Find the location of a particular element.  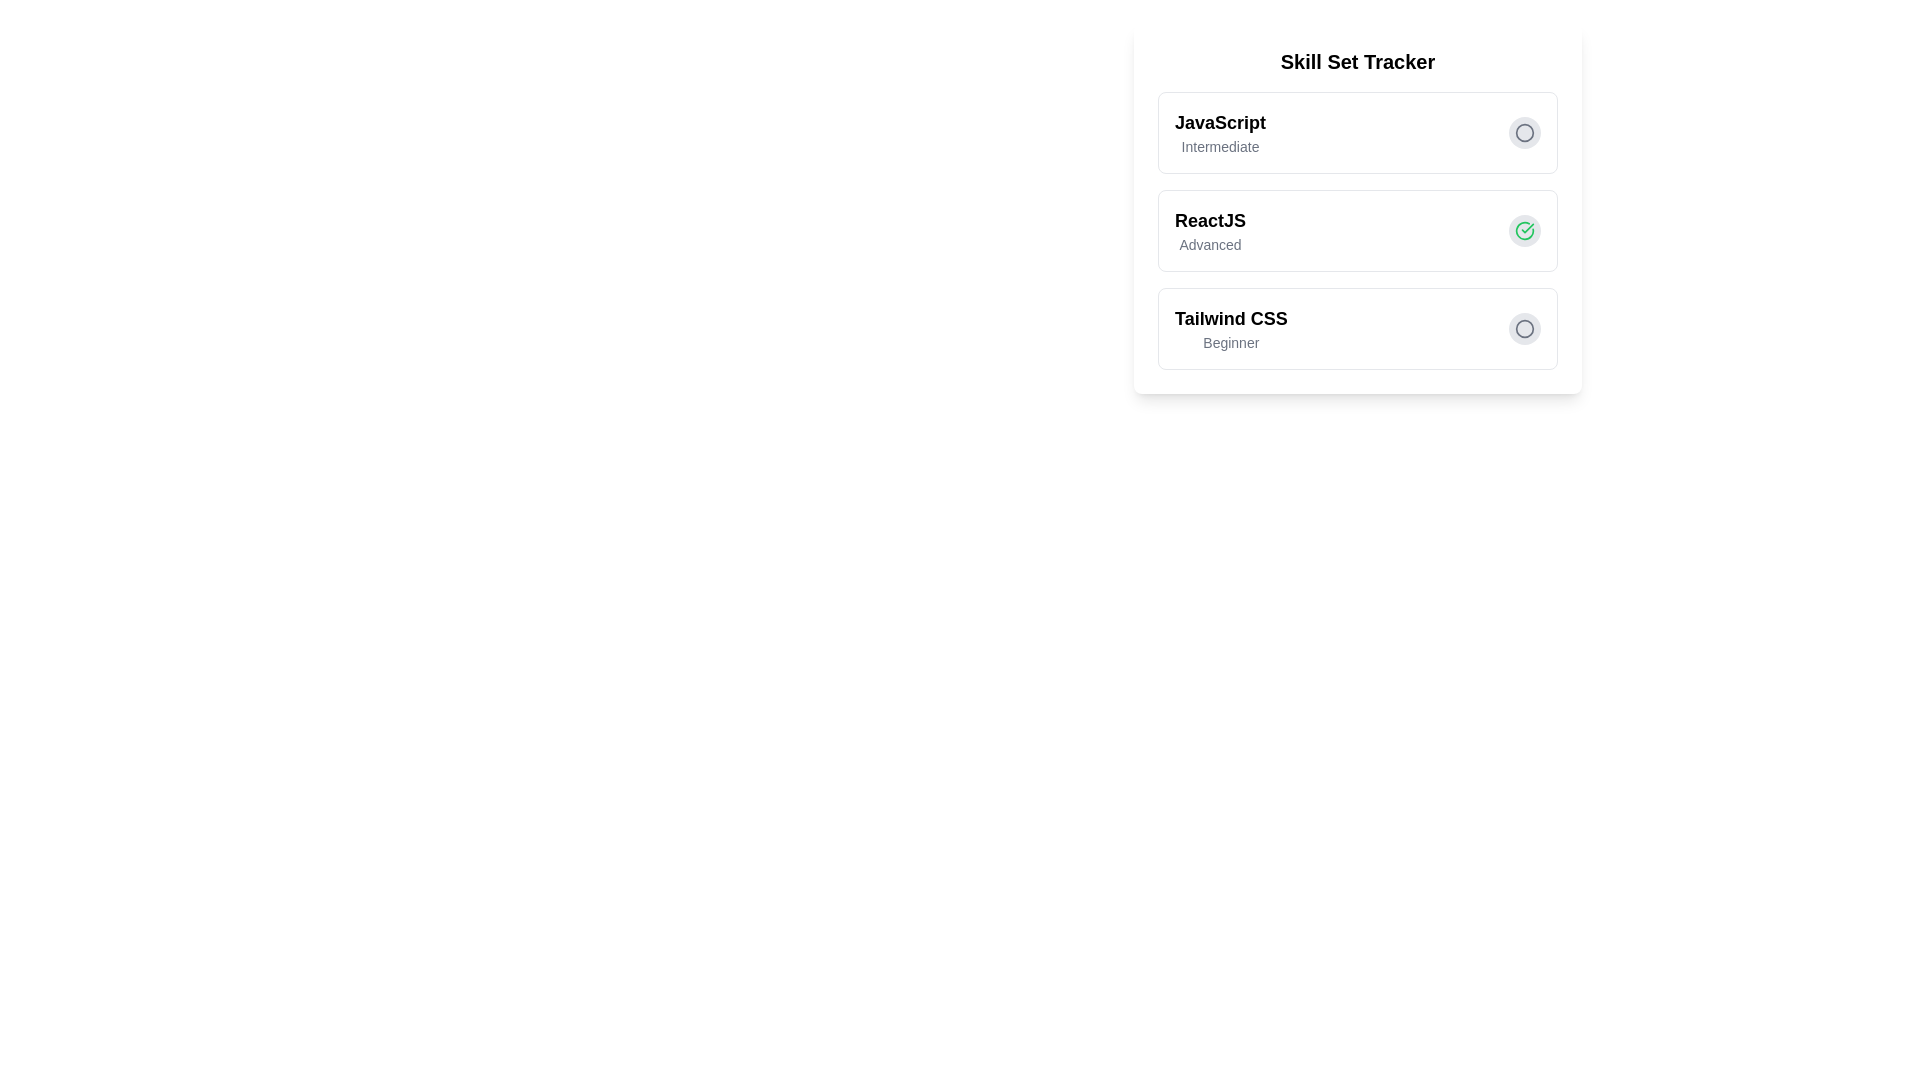

the adjacent elements in the 'Skill Set Tracker' list, starting from the title of the third skill item, which is indicated by the textual label before 'Beginner' is located at coordinates (1230, 318).